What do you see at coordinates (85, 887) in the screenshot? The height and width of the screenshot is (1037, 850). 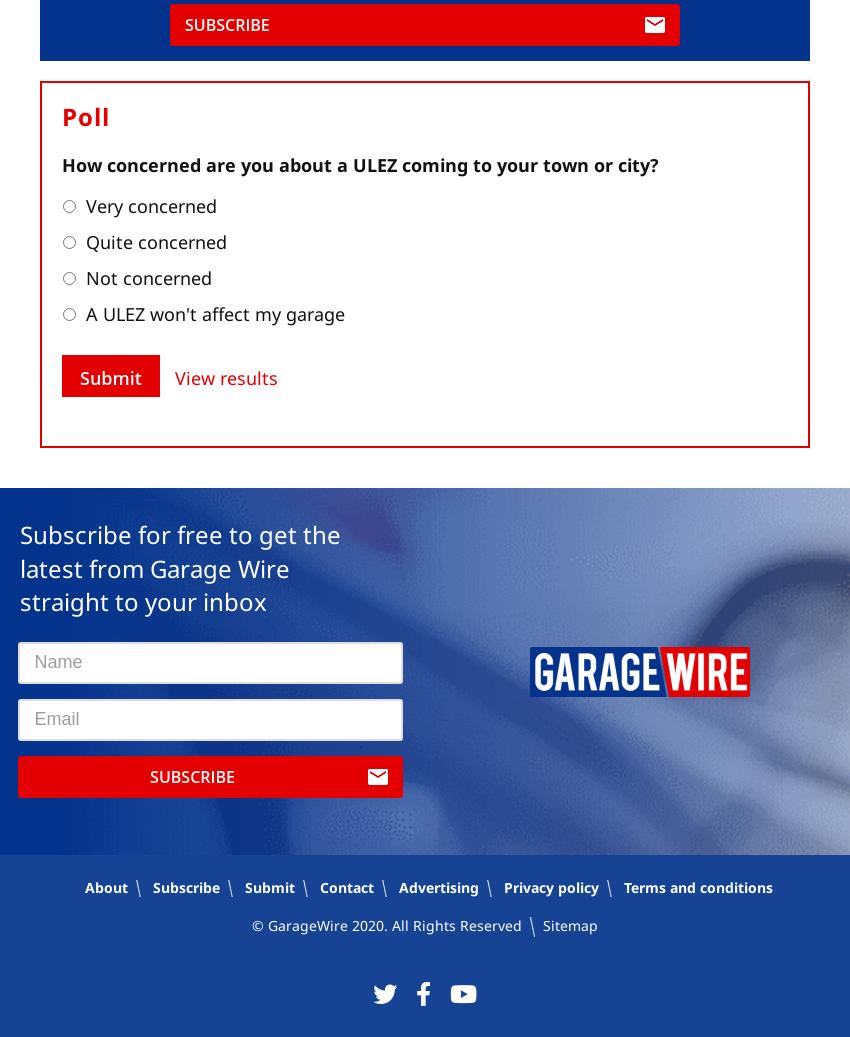 I see `'About'` at bounding box center [85, 887].